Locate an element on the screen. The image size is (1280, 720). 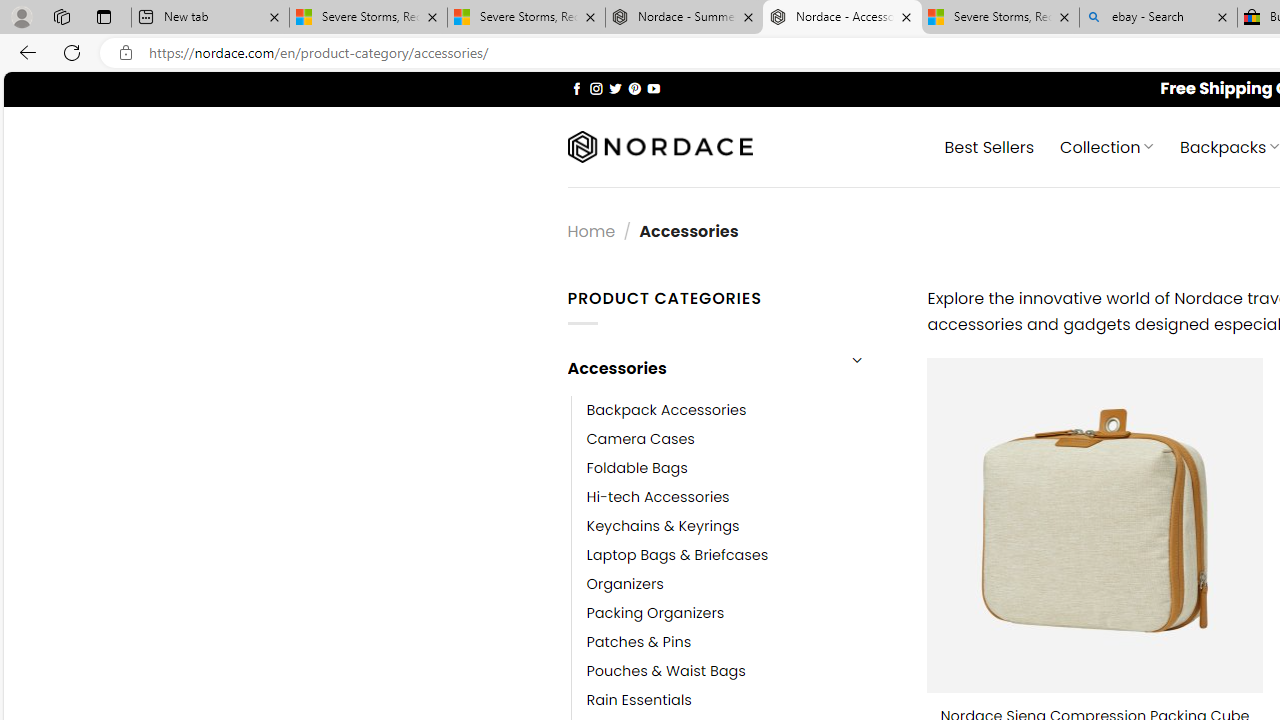
'  Best Sellers' is located at coordinates (990, 145).